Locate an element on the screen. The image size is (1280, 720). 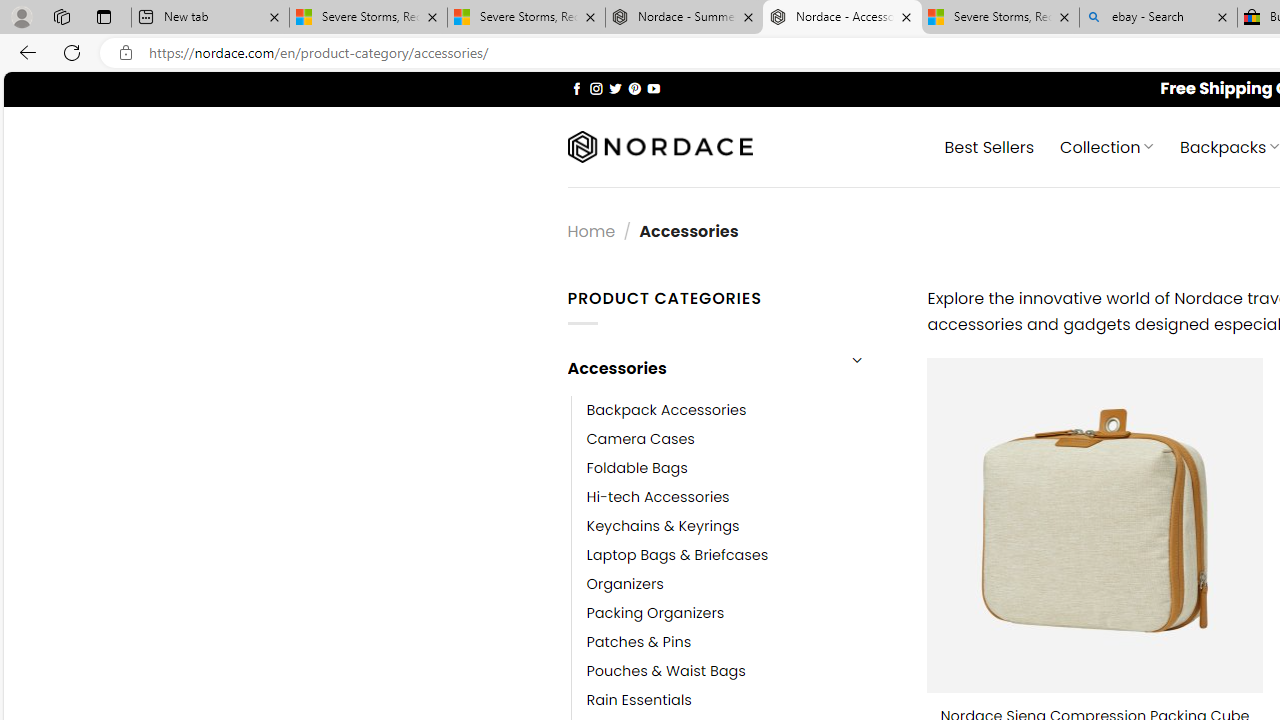
'  Best Sellers' is located at coordinates (990, 145).